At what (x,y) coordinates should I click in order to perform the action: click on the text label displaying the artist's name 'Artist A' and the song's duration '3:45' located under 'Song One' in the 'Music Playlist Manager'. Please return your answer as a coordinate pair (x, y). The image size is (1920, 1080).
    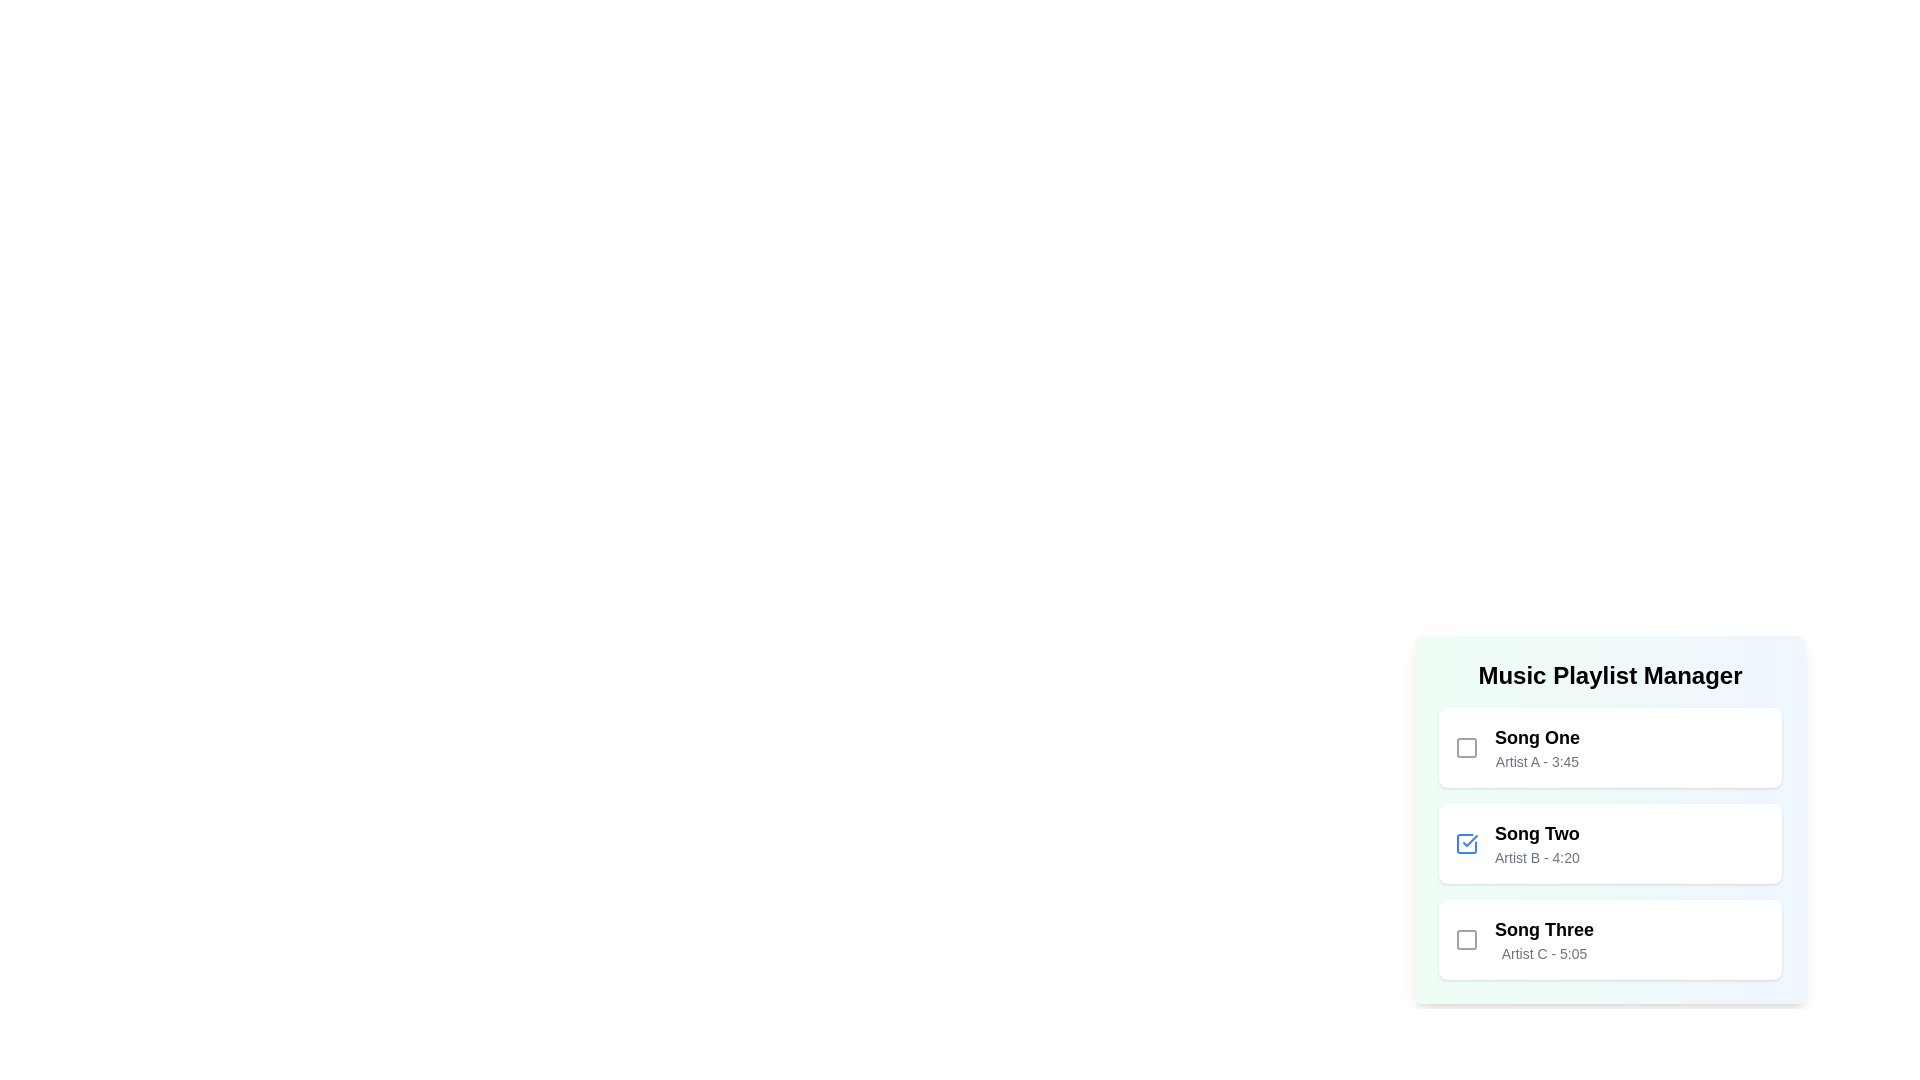
    Looking at the image, I should click on (1536, 762).